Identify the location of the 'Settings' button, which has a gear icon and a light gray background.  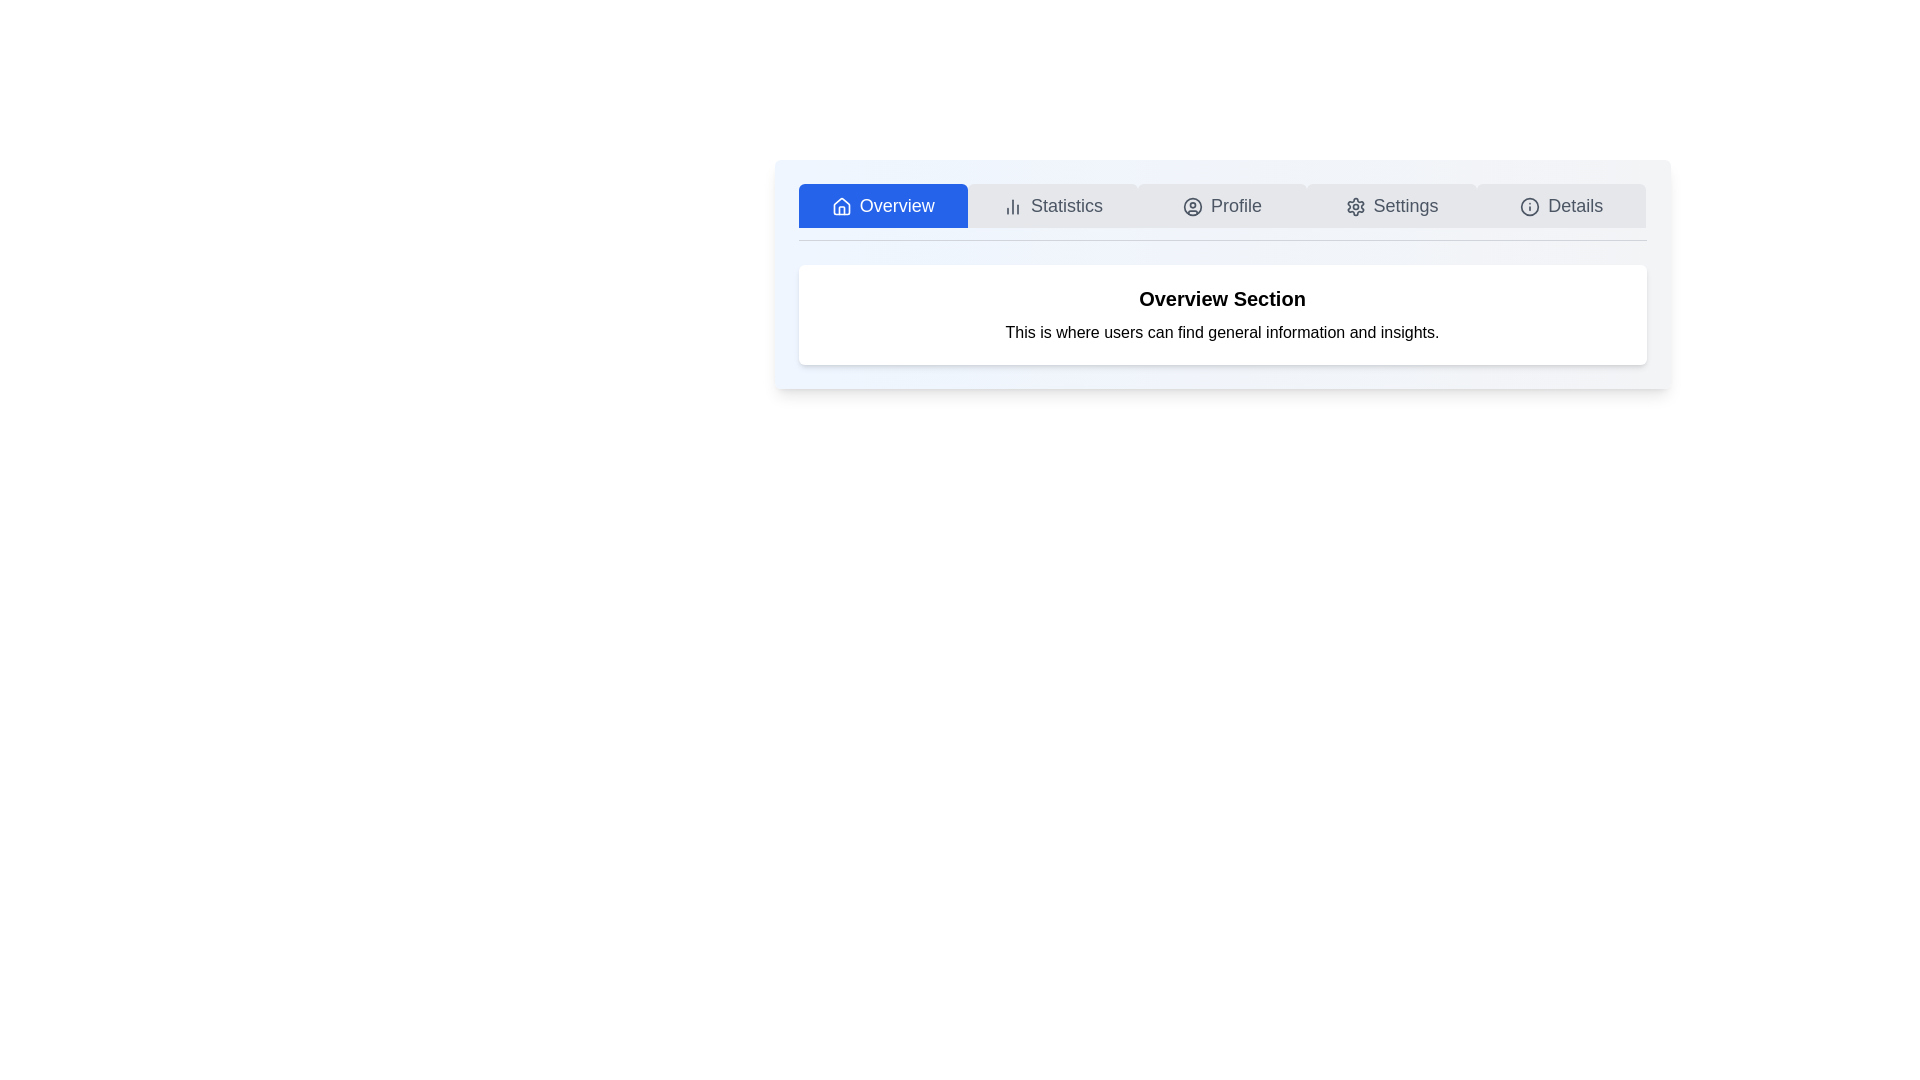
(1391, 205).